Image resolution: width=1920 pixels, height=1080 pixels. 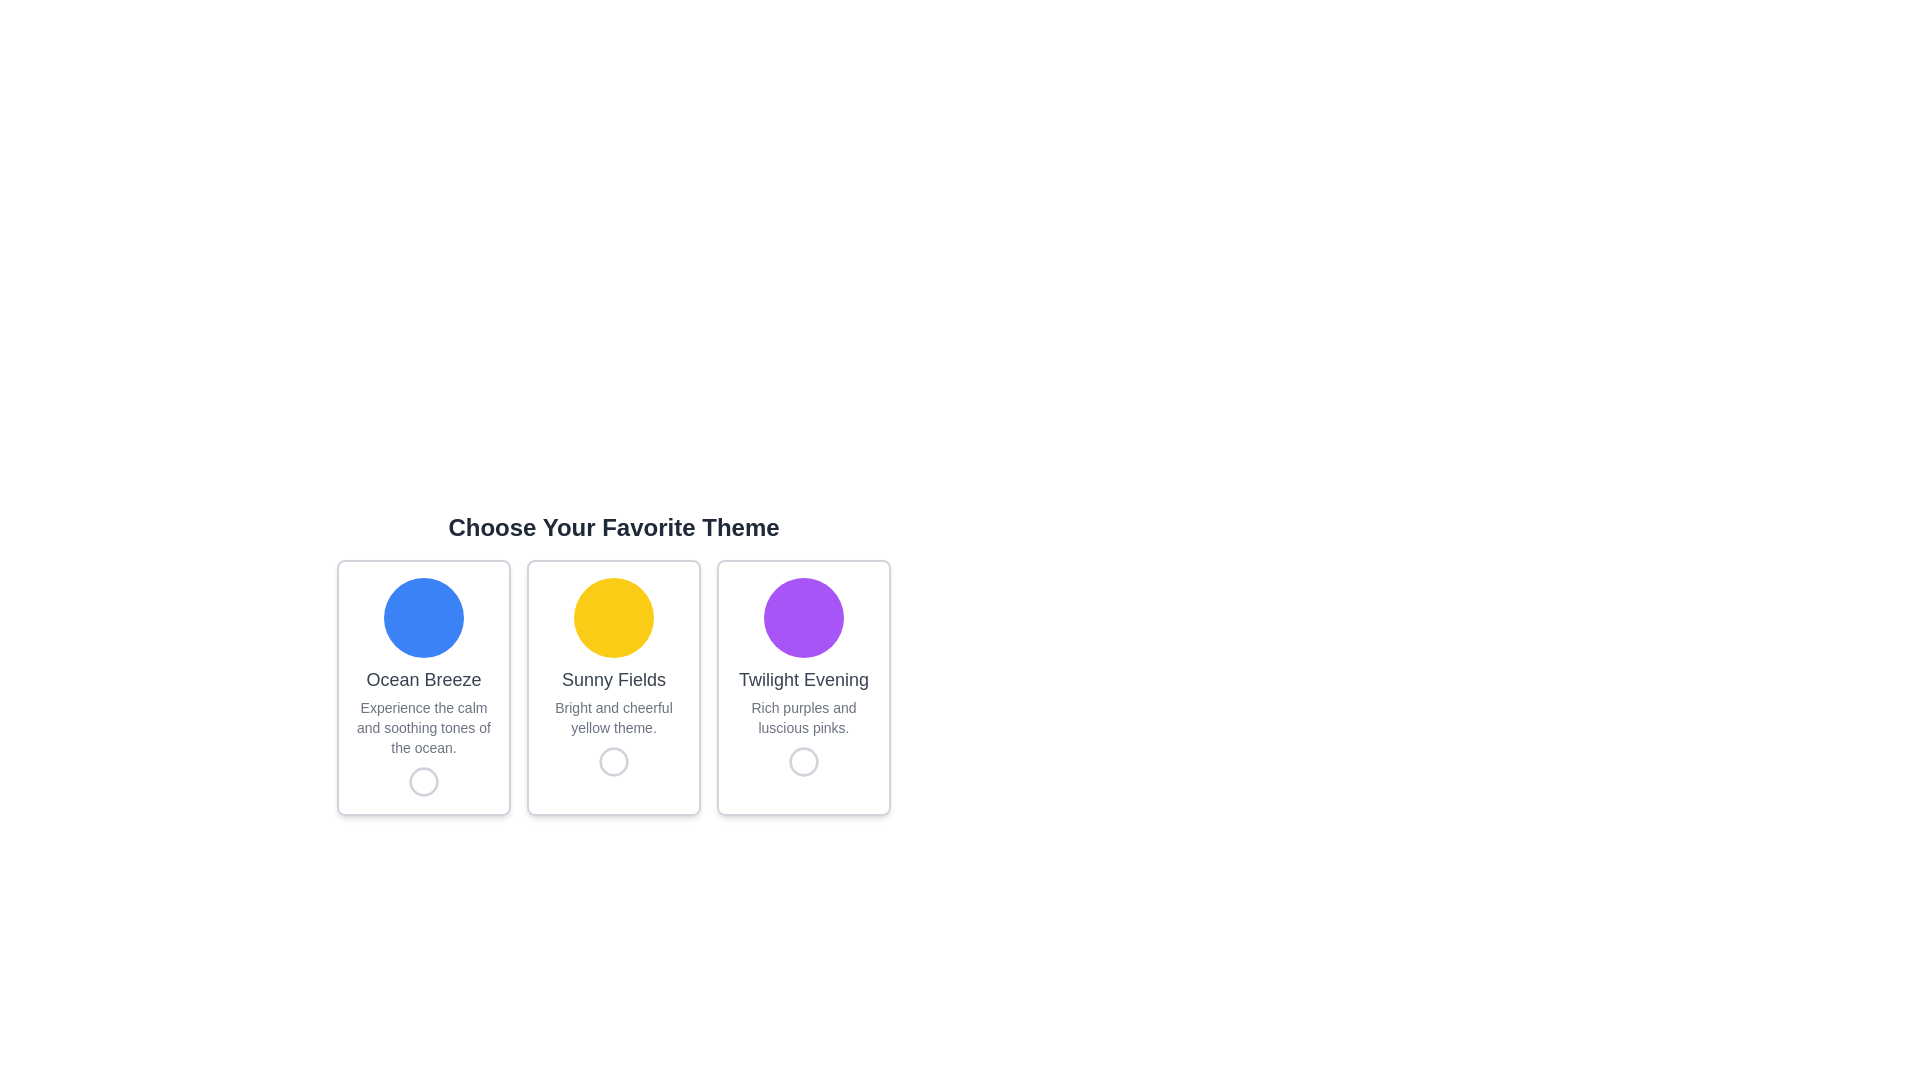 What do you see at coordinates (804, 701) in the screenshot?
I see `the text block containing 'Twilight Evening' and 'Rich purples and luscious pinks.'` at bounding box center [804, 701].